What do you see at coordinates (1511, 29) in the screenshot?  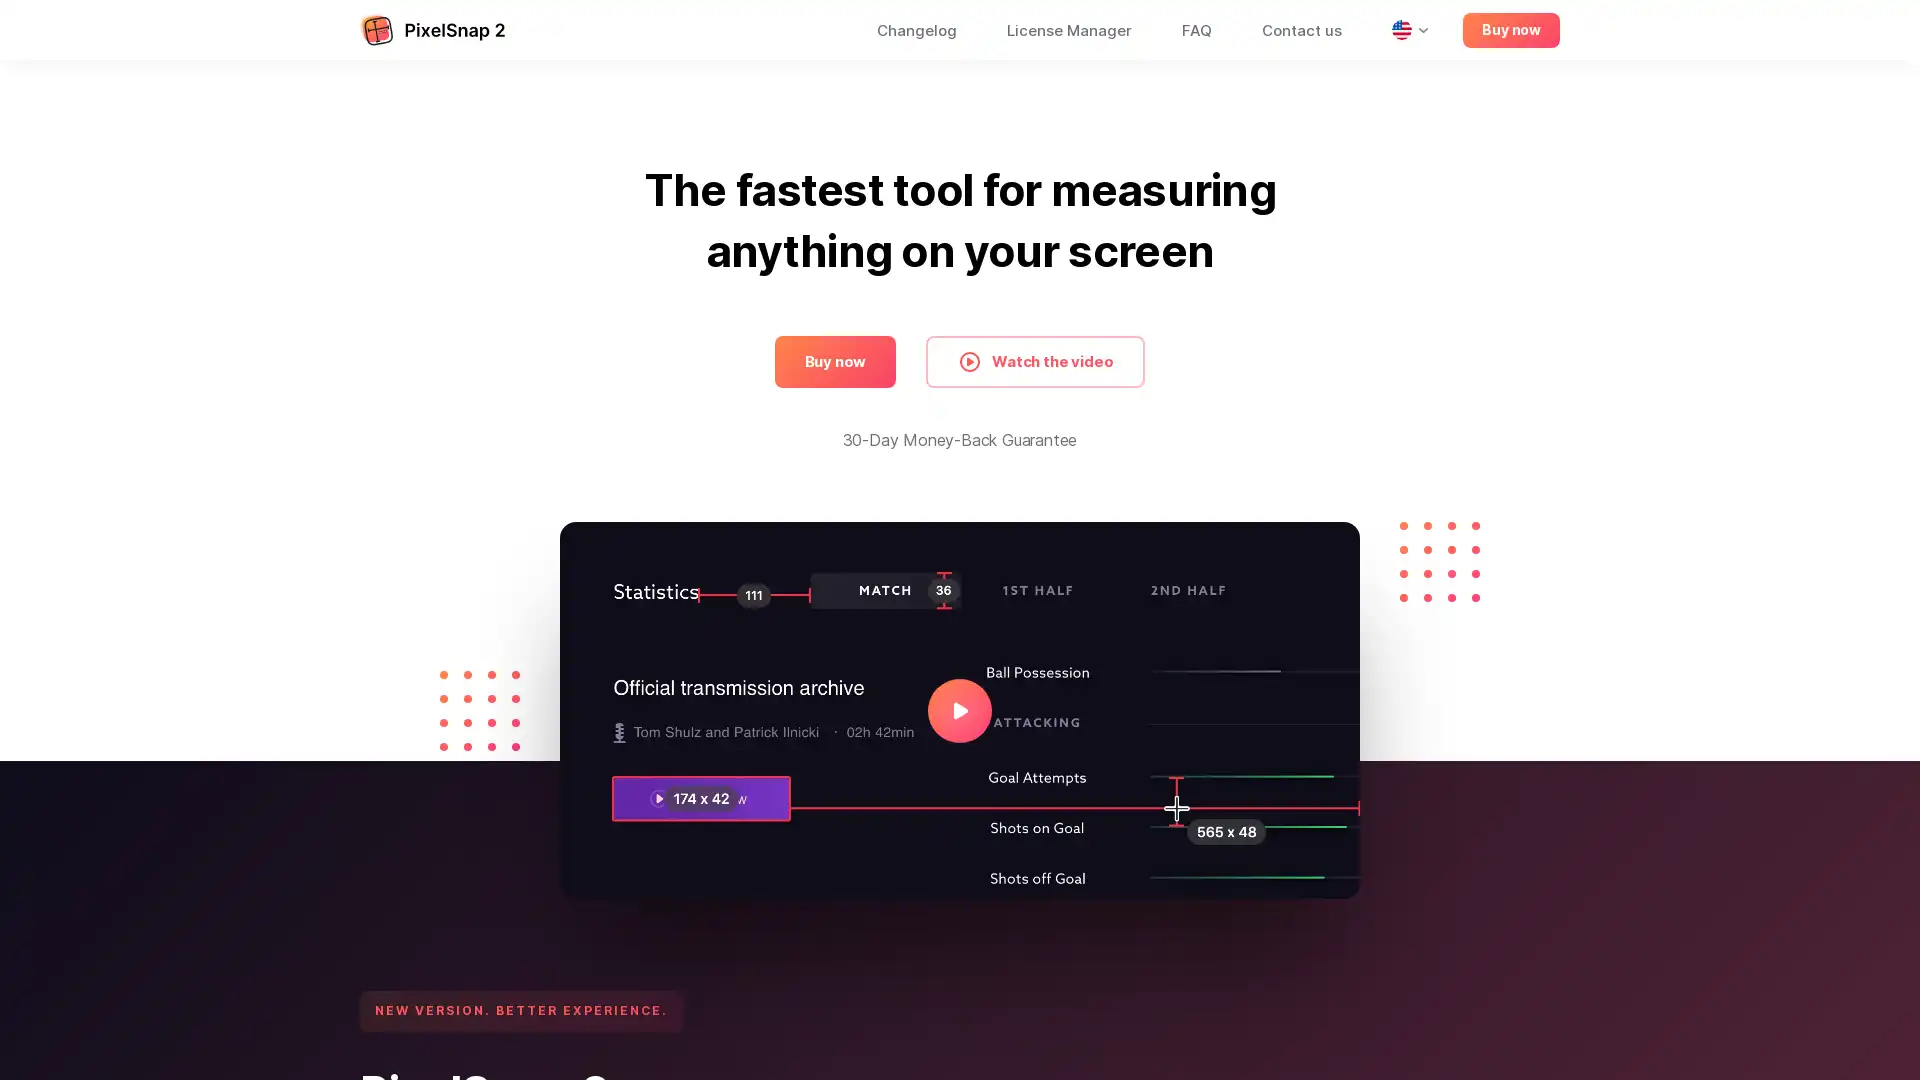 I see `Buy now` at bounding box center [1511, 29].